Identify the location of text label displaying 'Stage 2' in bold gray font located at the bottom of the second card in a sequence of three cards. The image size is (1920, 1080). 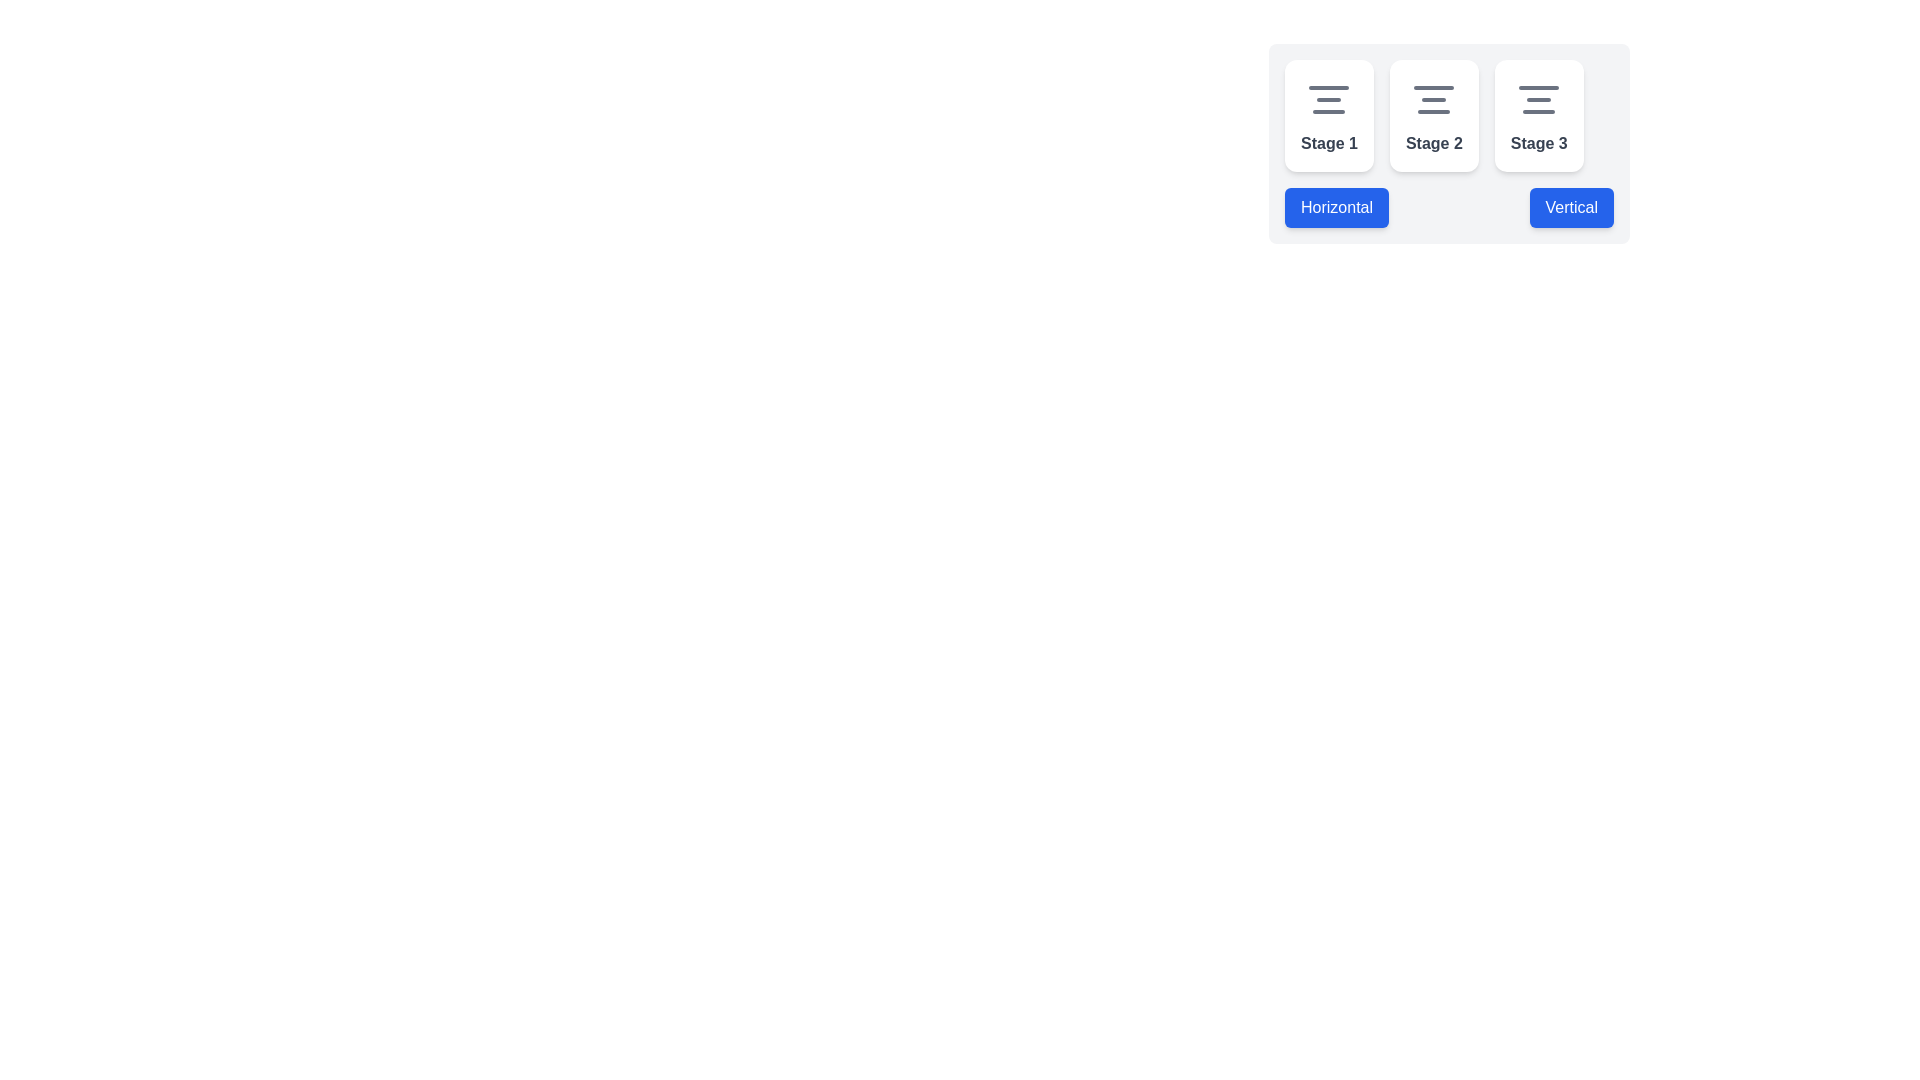
(1433, 142).